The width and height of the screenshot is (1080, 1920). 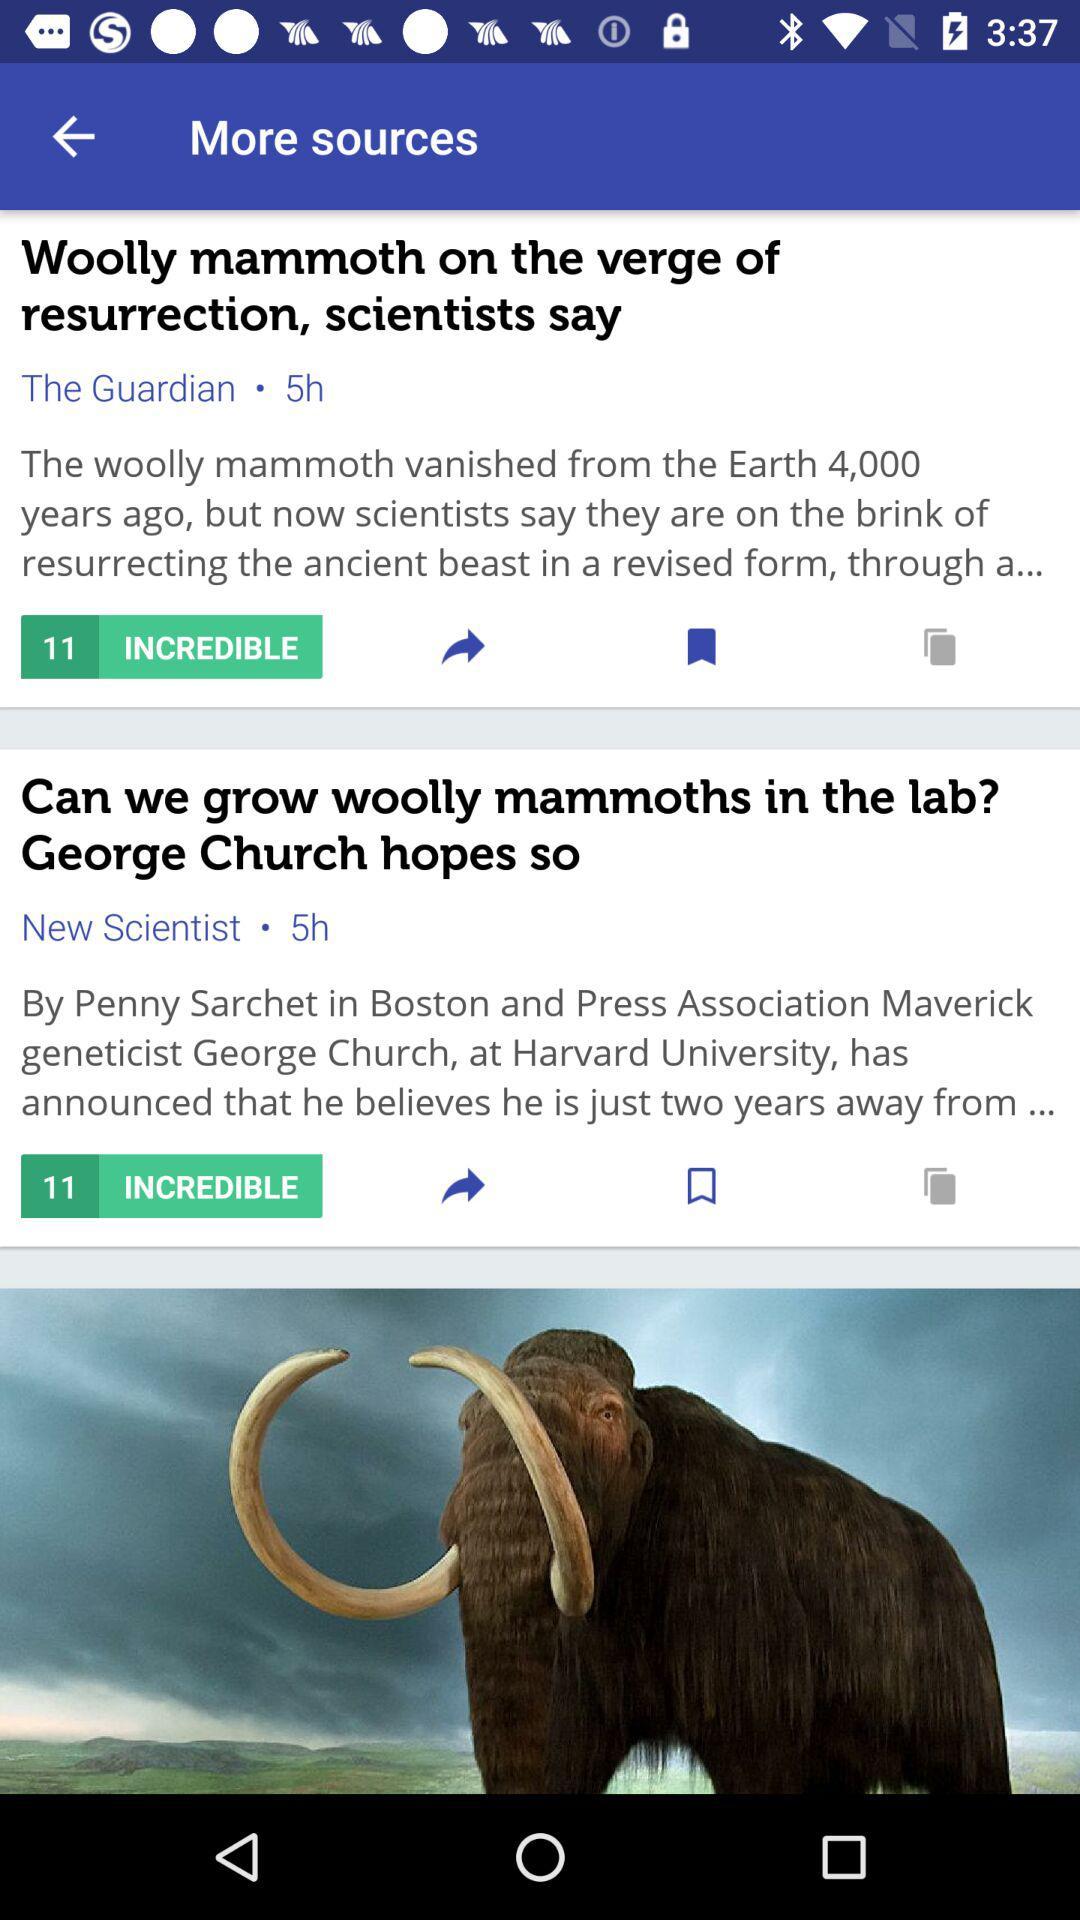 What do you see at coordinates (72, 135) in the screenshot?
I see `item to the left of the more sources` at bounding box center [72, 135].